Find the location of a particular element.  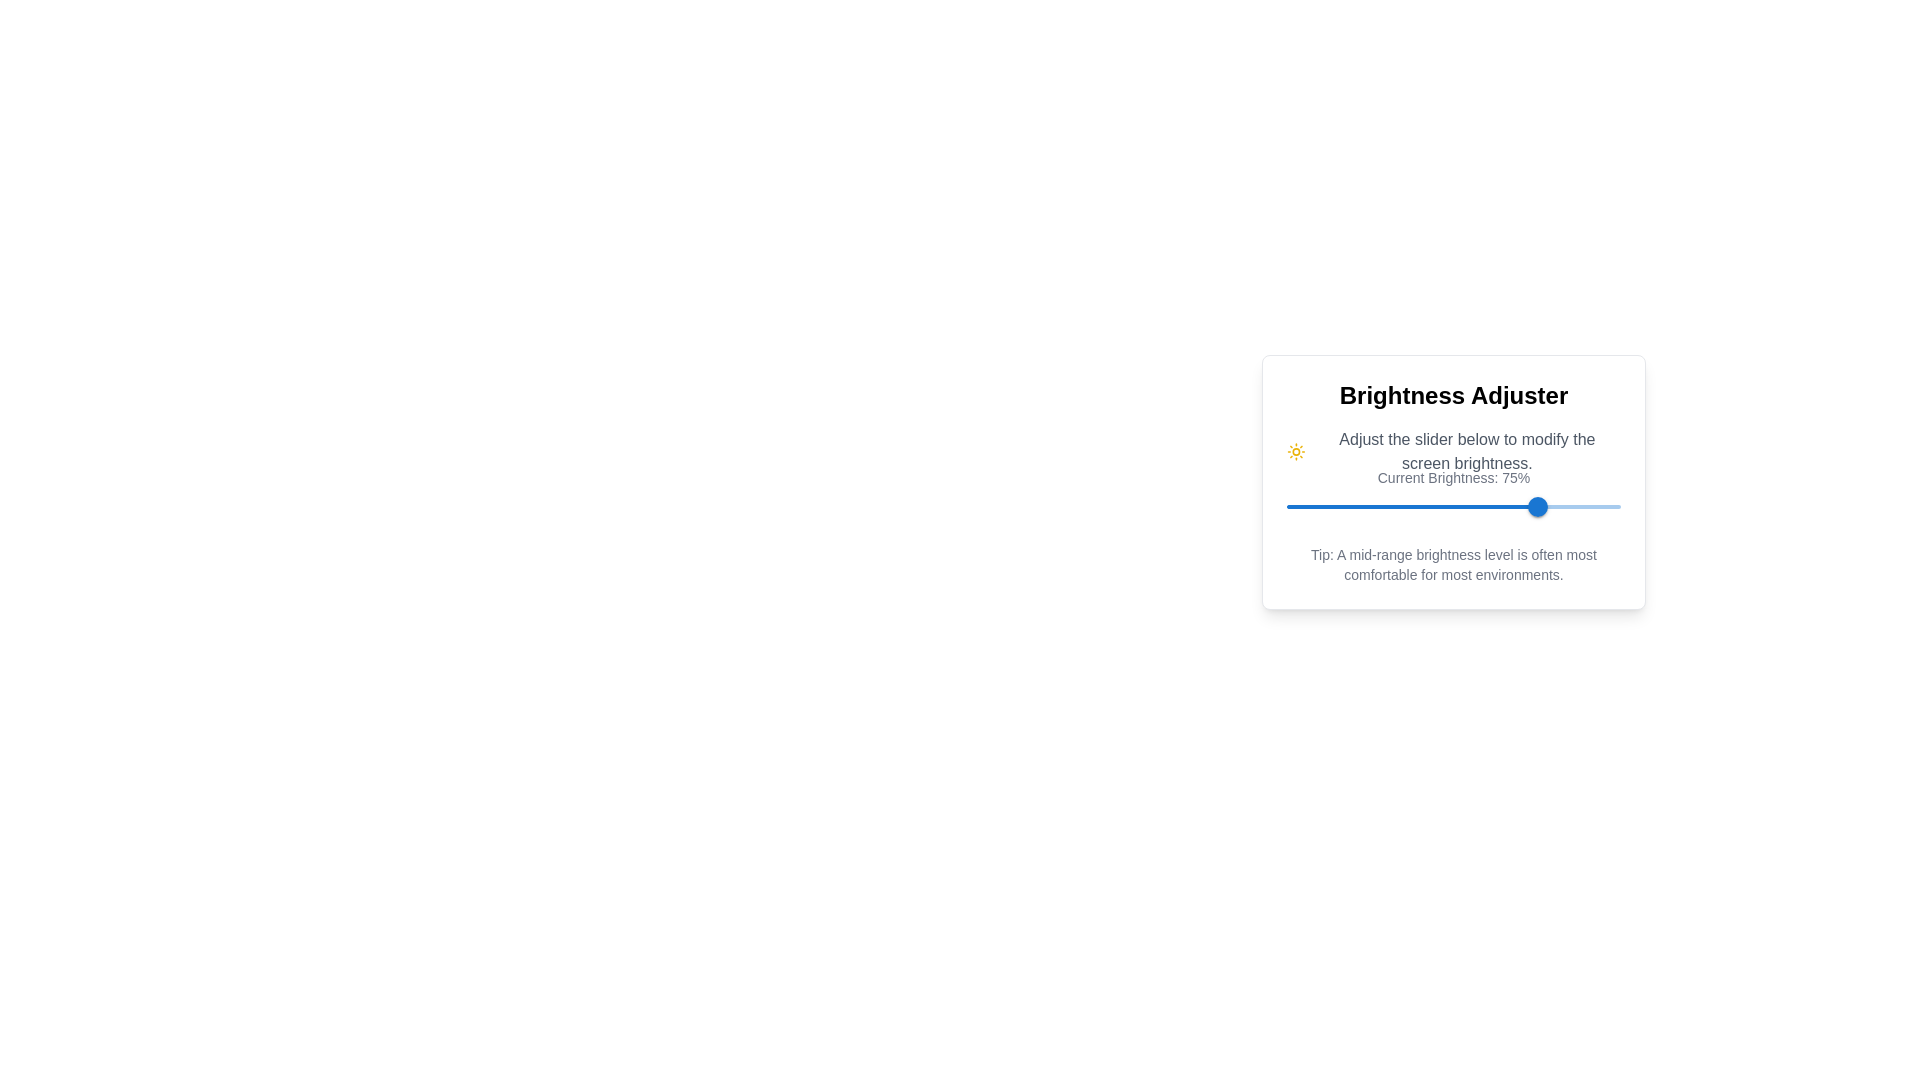

the bold, large-sized text labeled 'Brightness Adjuster' located at the top-center of the card interface is located at coordinates (1454, 396).